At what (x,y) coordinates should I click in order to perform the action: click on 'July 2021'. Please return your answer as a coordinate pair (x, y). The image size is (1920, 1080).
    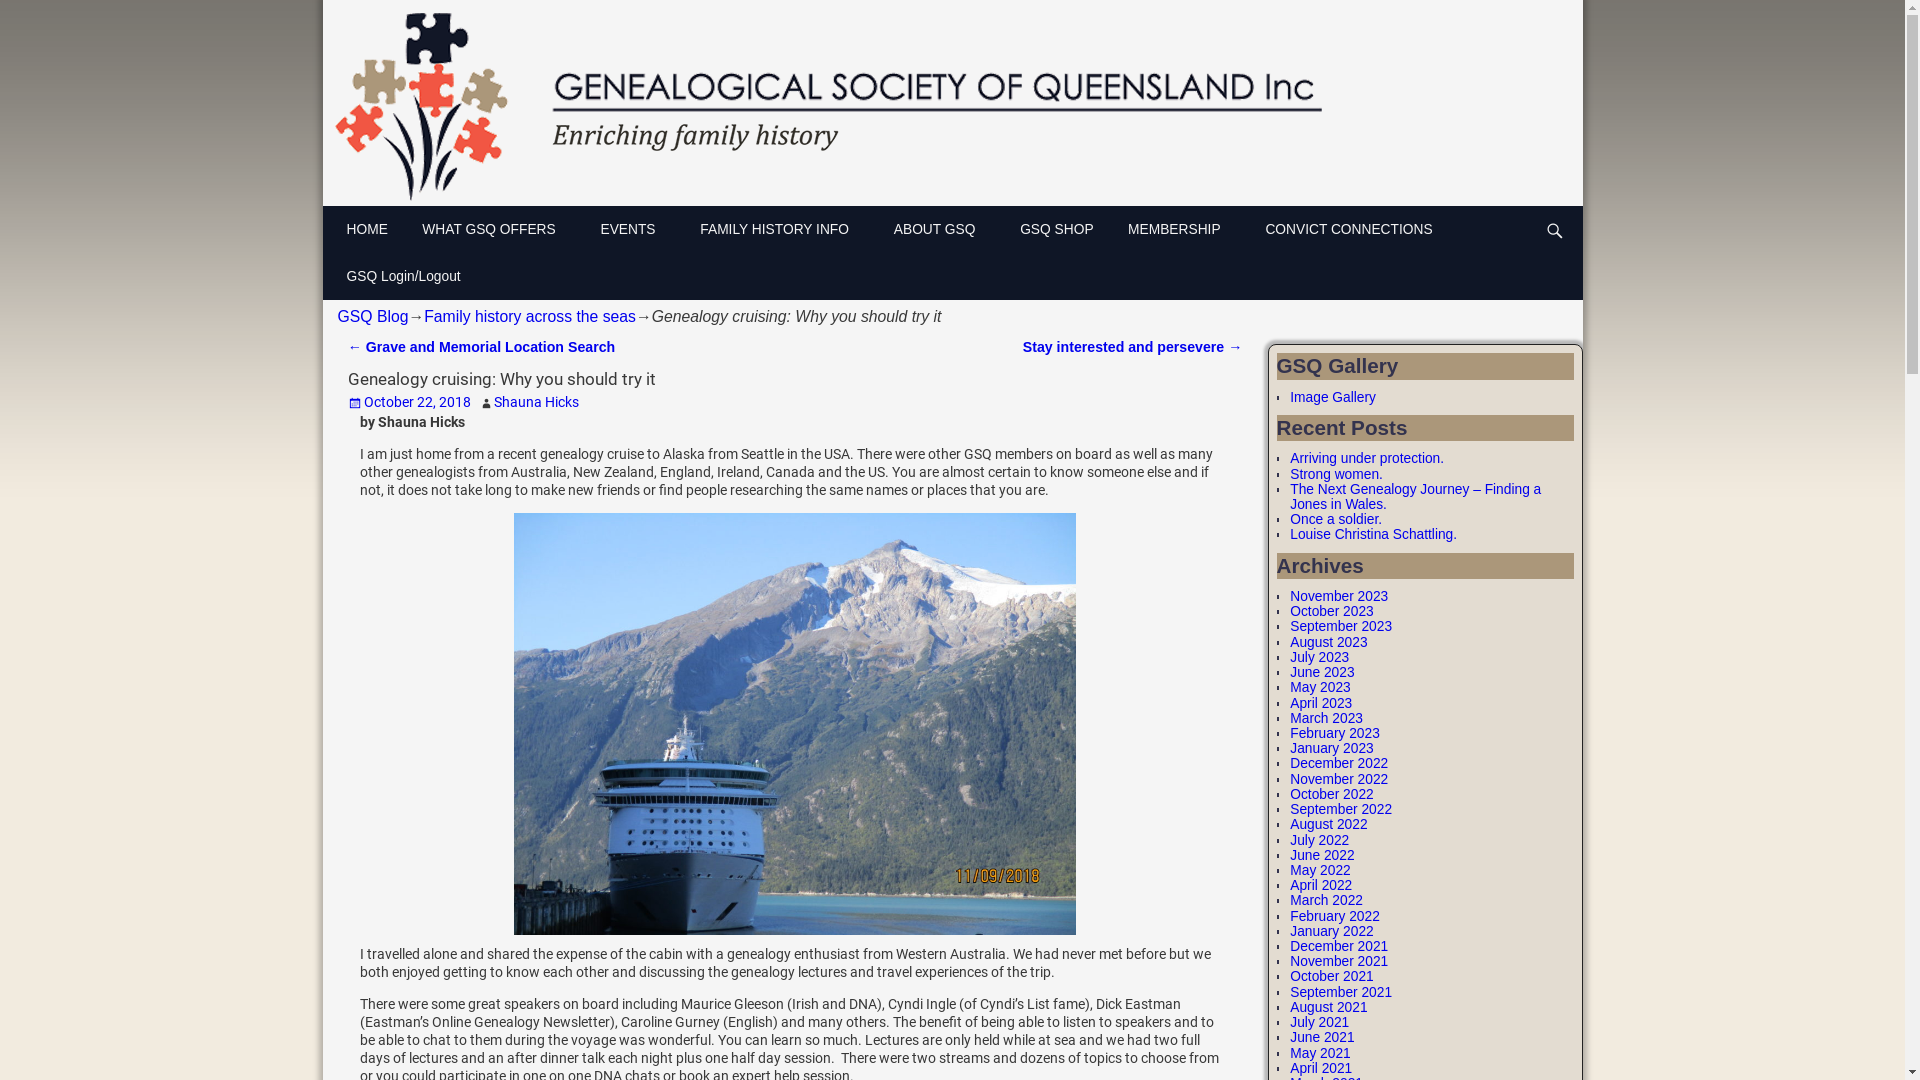
    Looking at the image, I should click on (1319, 1022).